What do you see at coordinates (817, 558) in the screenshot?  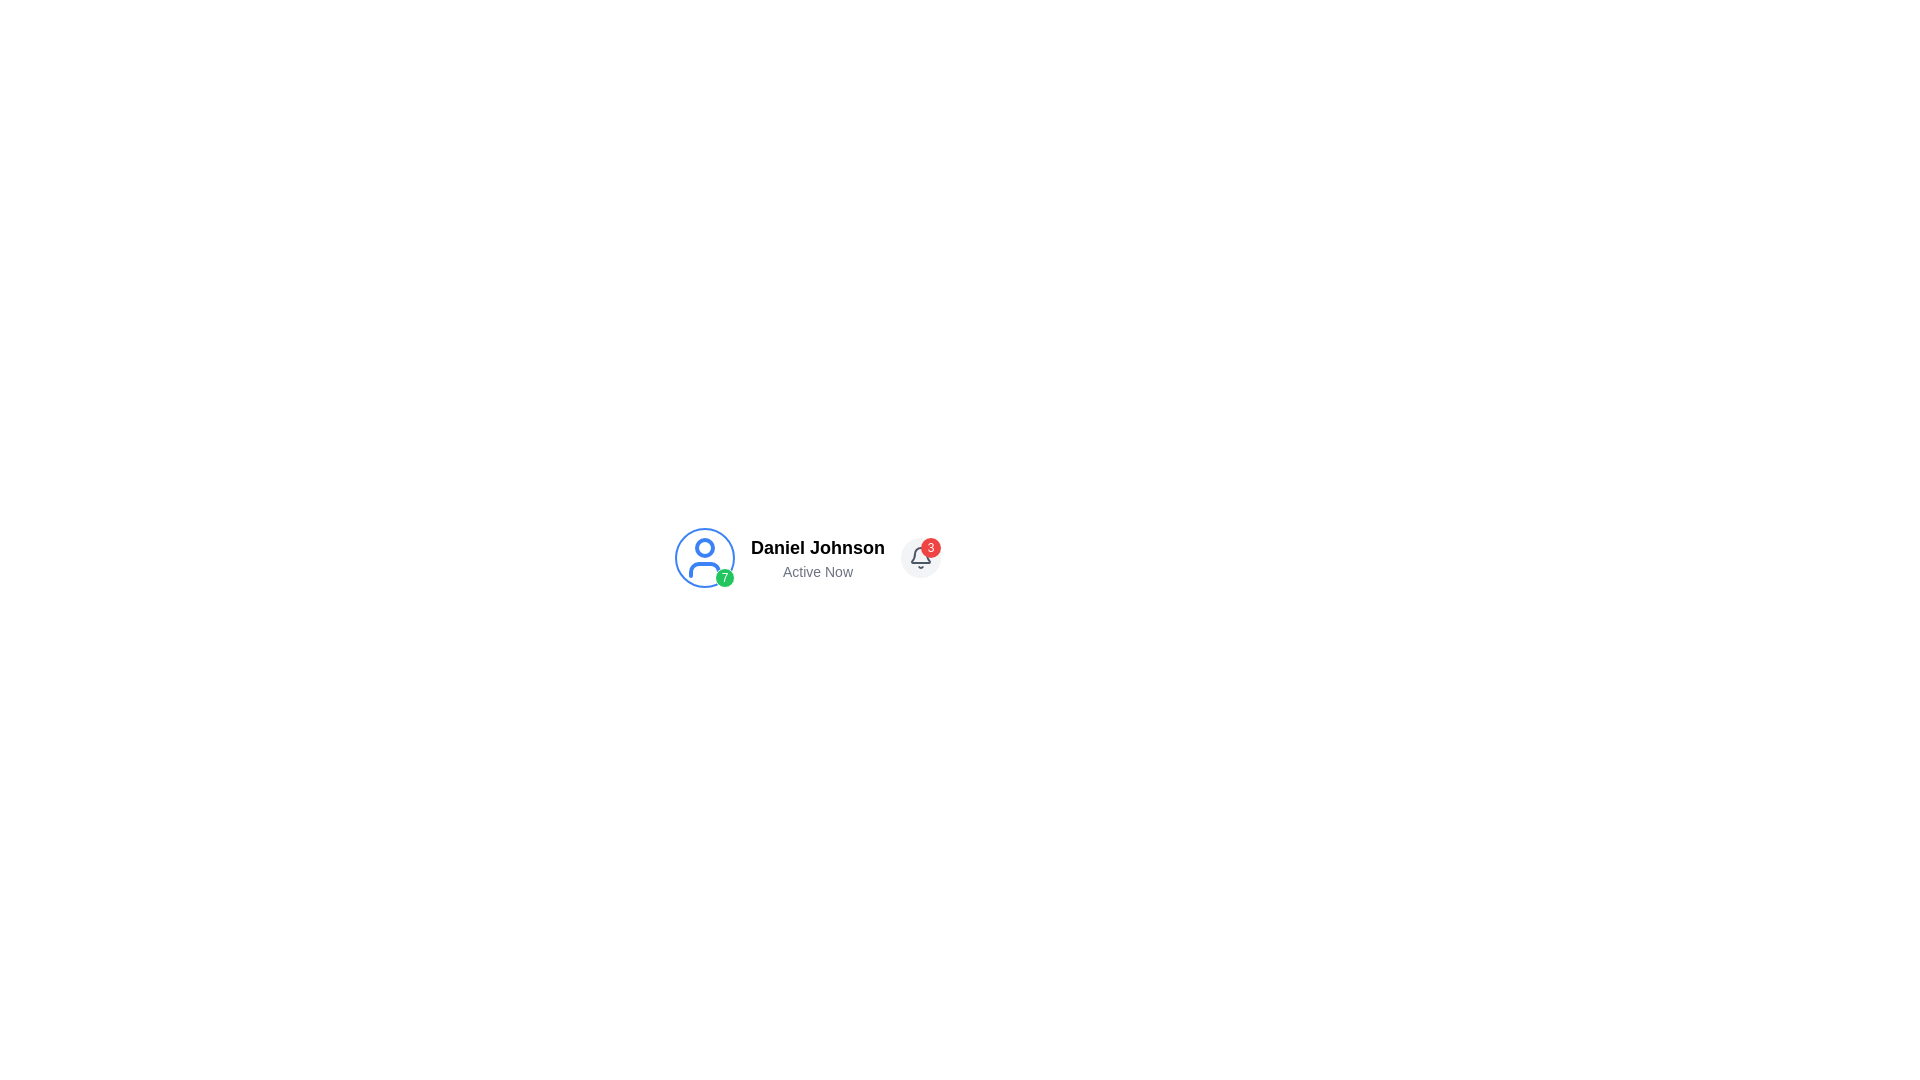 I see `the Text Label displaying 'Daniel Johnson' in bold and 'Active Now' in a smaller font, located between a profile icon with a green badge and a bell icon with a red badge` at bounding box center [817, 558].